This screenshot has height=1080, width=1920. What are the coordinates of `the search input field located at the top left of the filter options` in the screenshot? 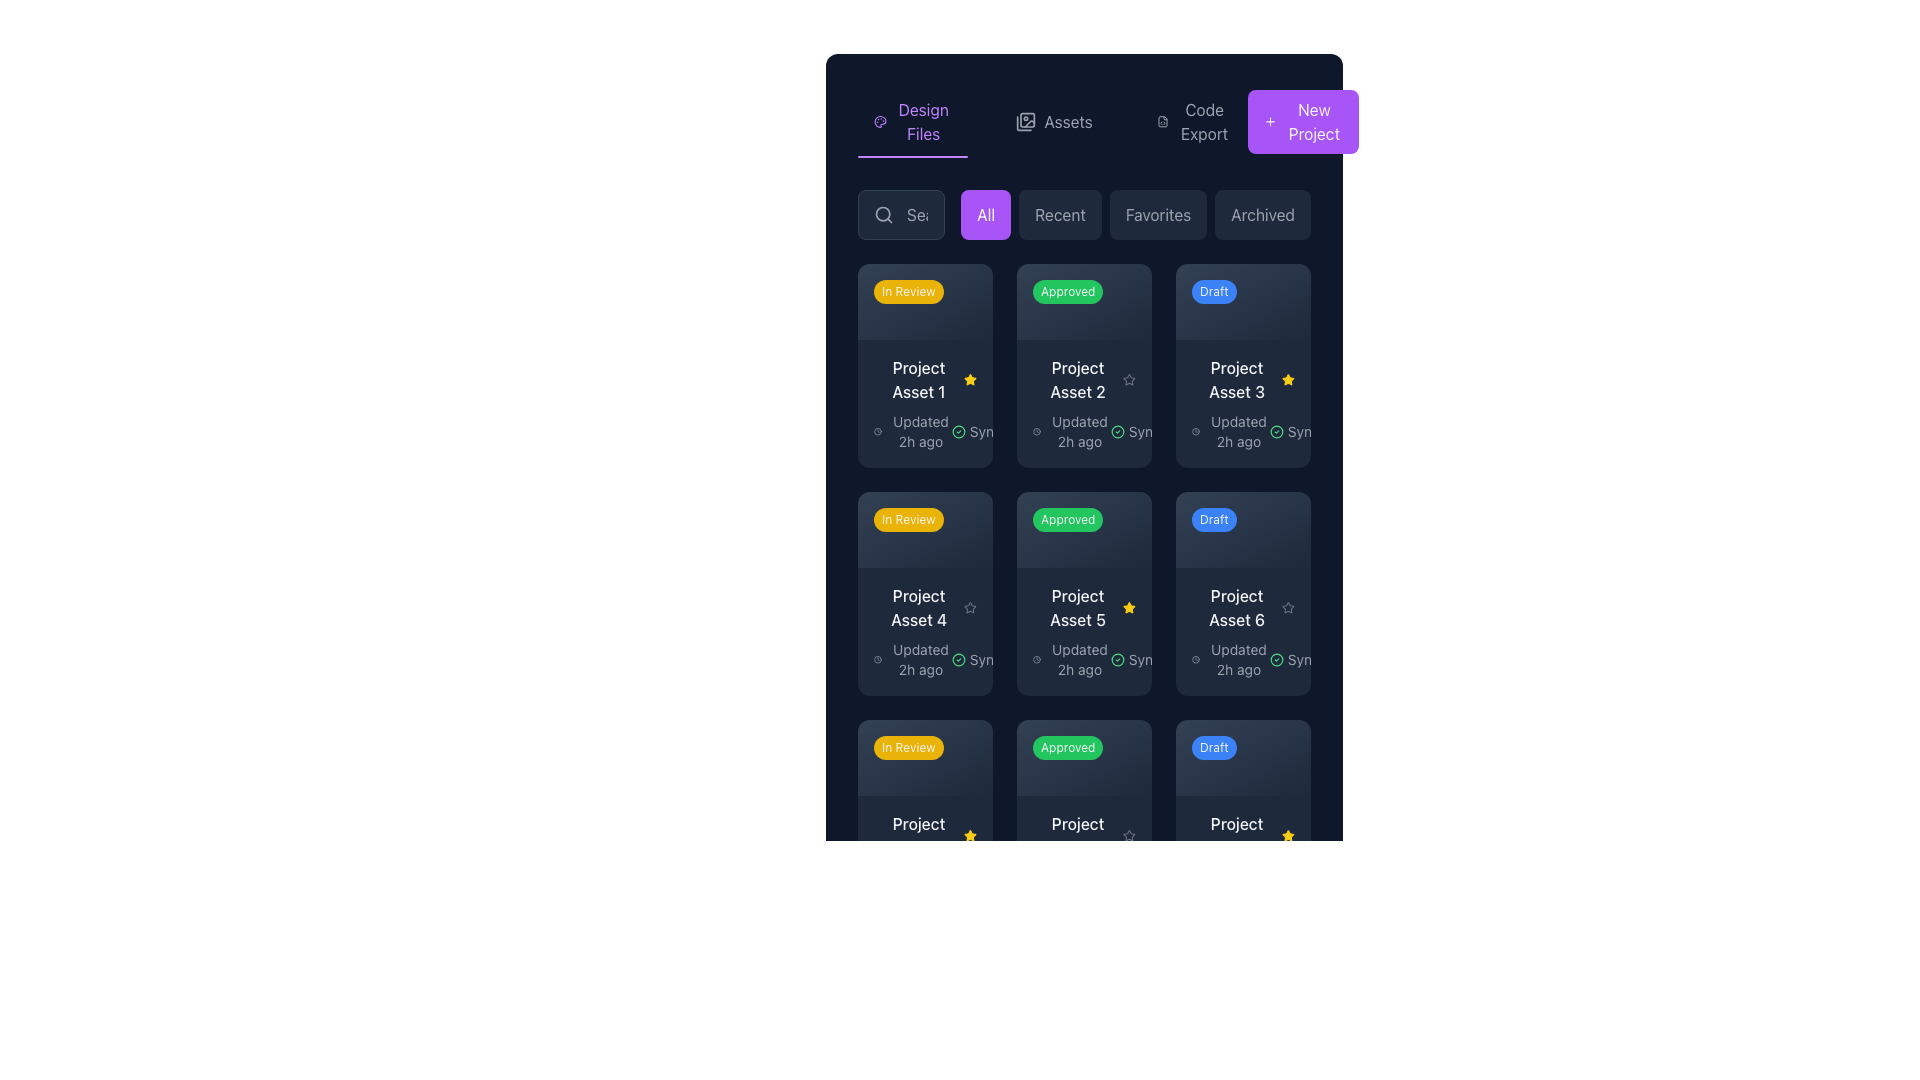 It's located at (900, 215).